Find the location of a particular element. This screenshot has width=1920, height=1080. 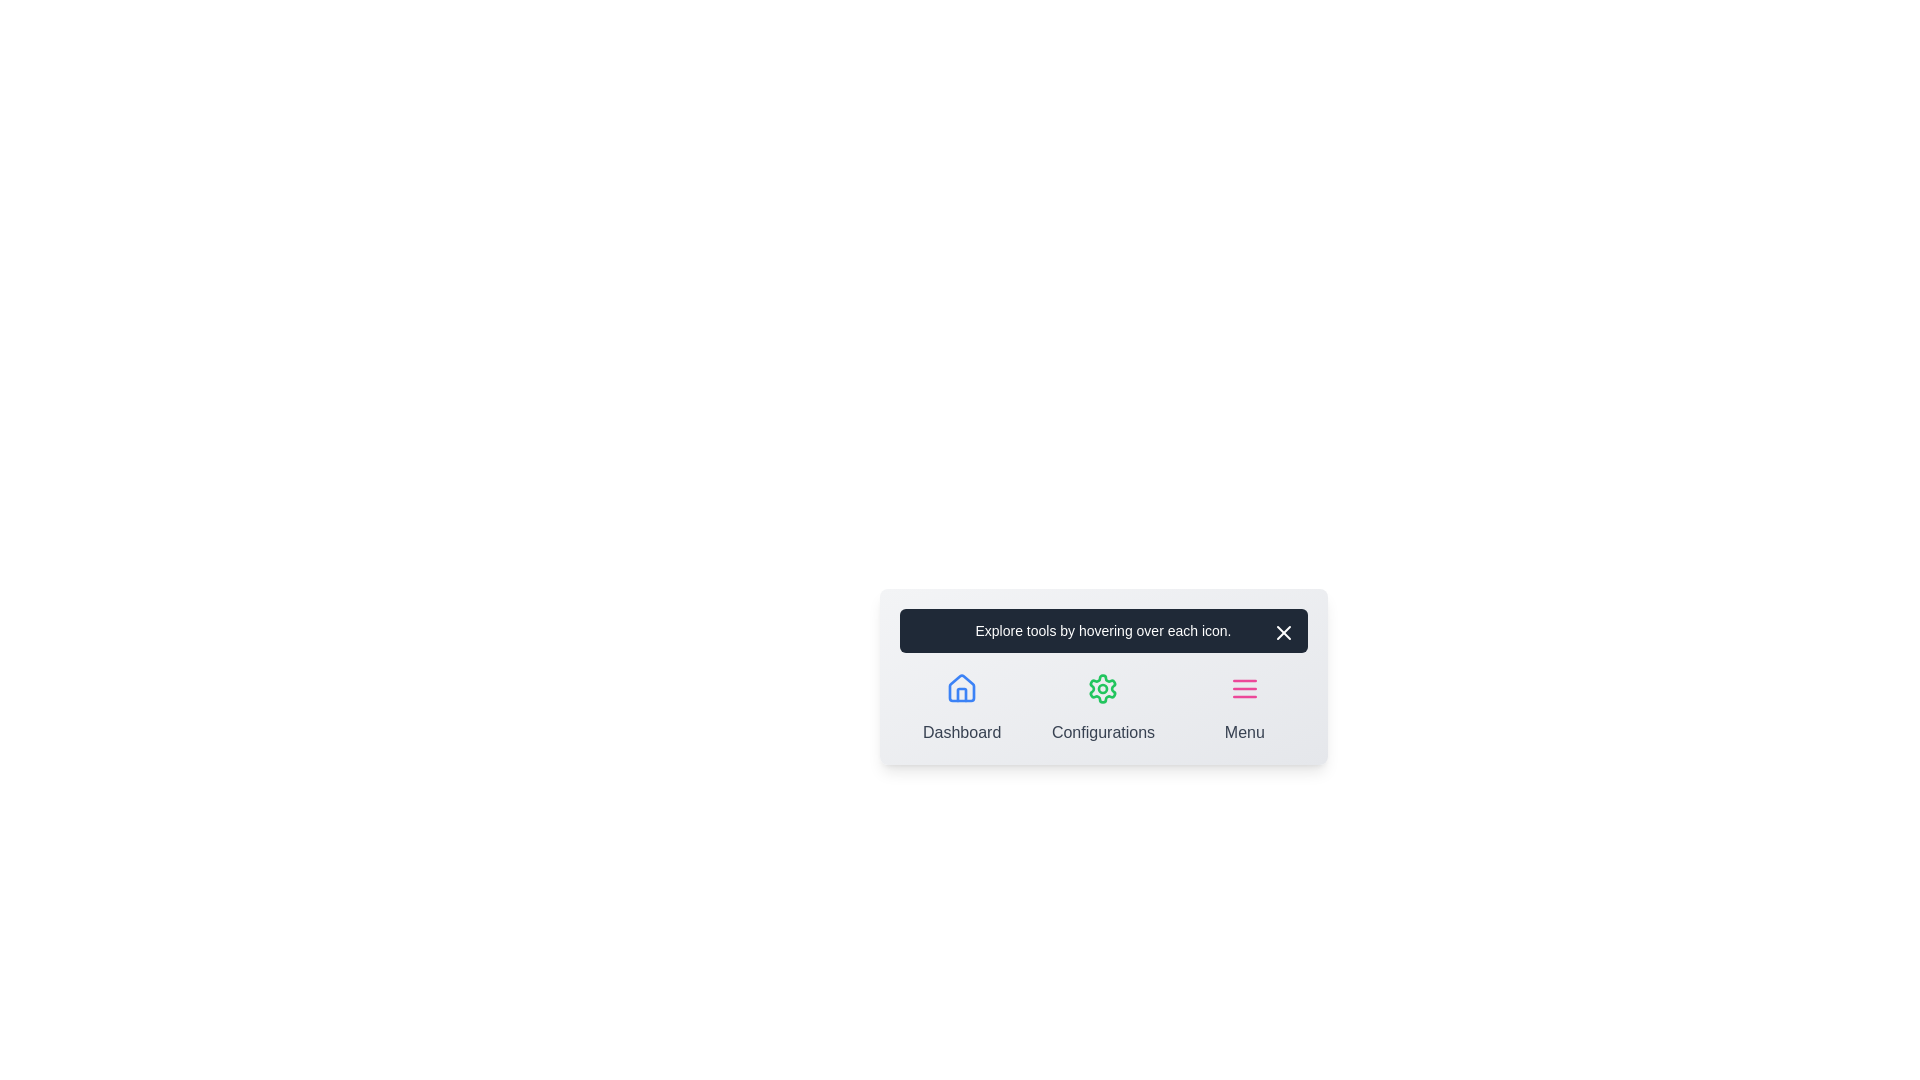

the cogwheel icon with a green outline located is located at coordinates (1102, 688).